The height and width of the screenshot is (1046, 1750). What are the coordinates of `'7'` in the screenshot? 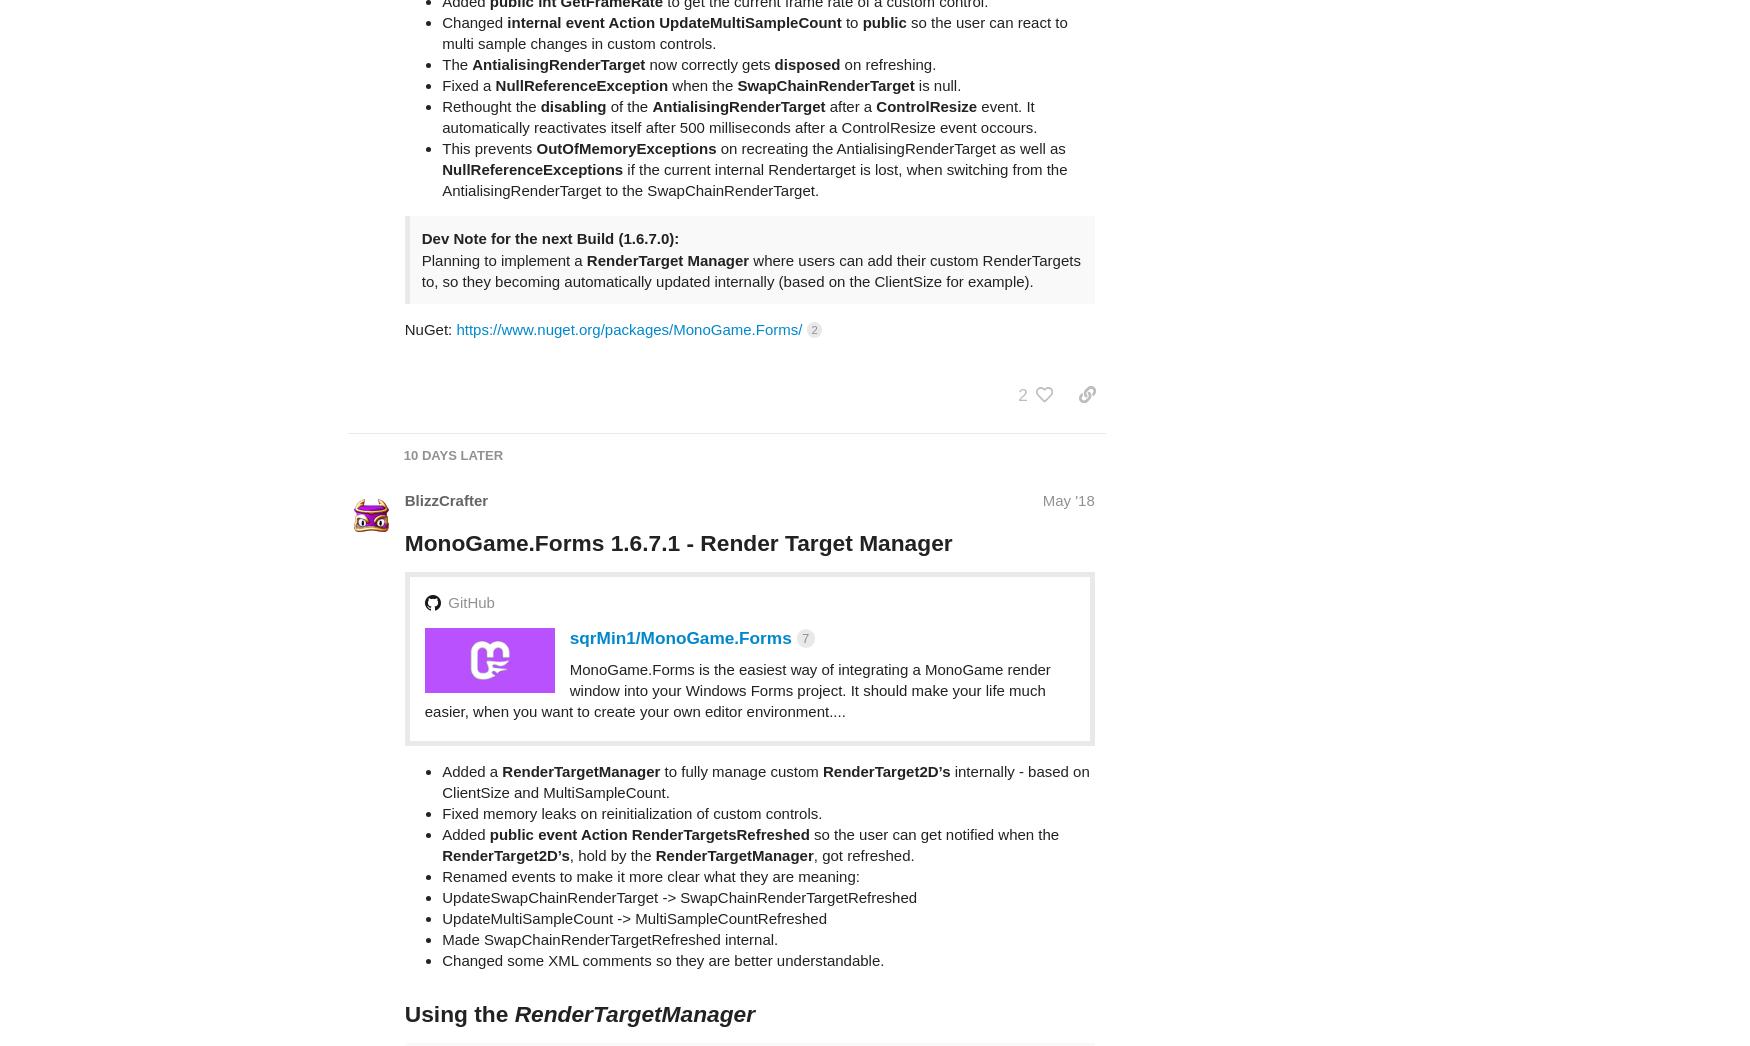 It's located at (804, 558).